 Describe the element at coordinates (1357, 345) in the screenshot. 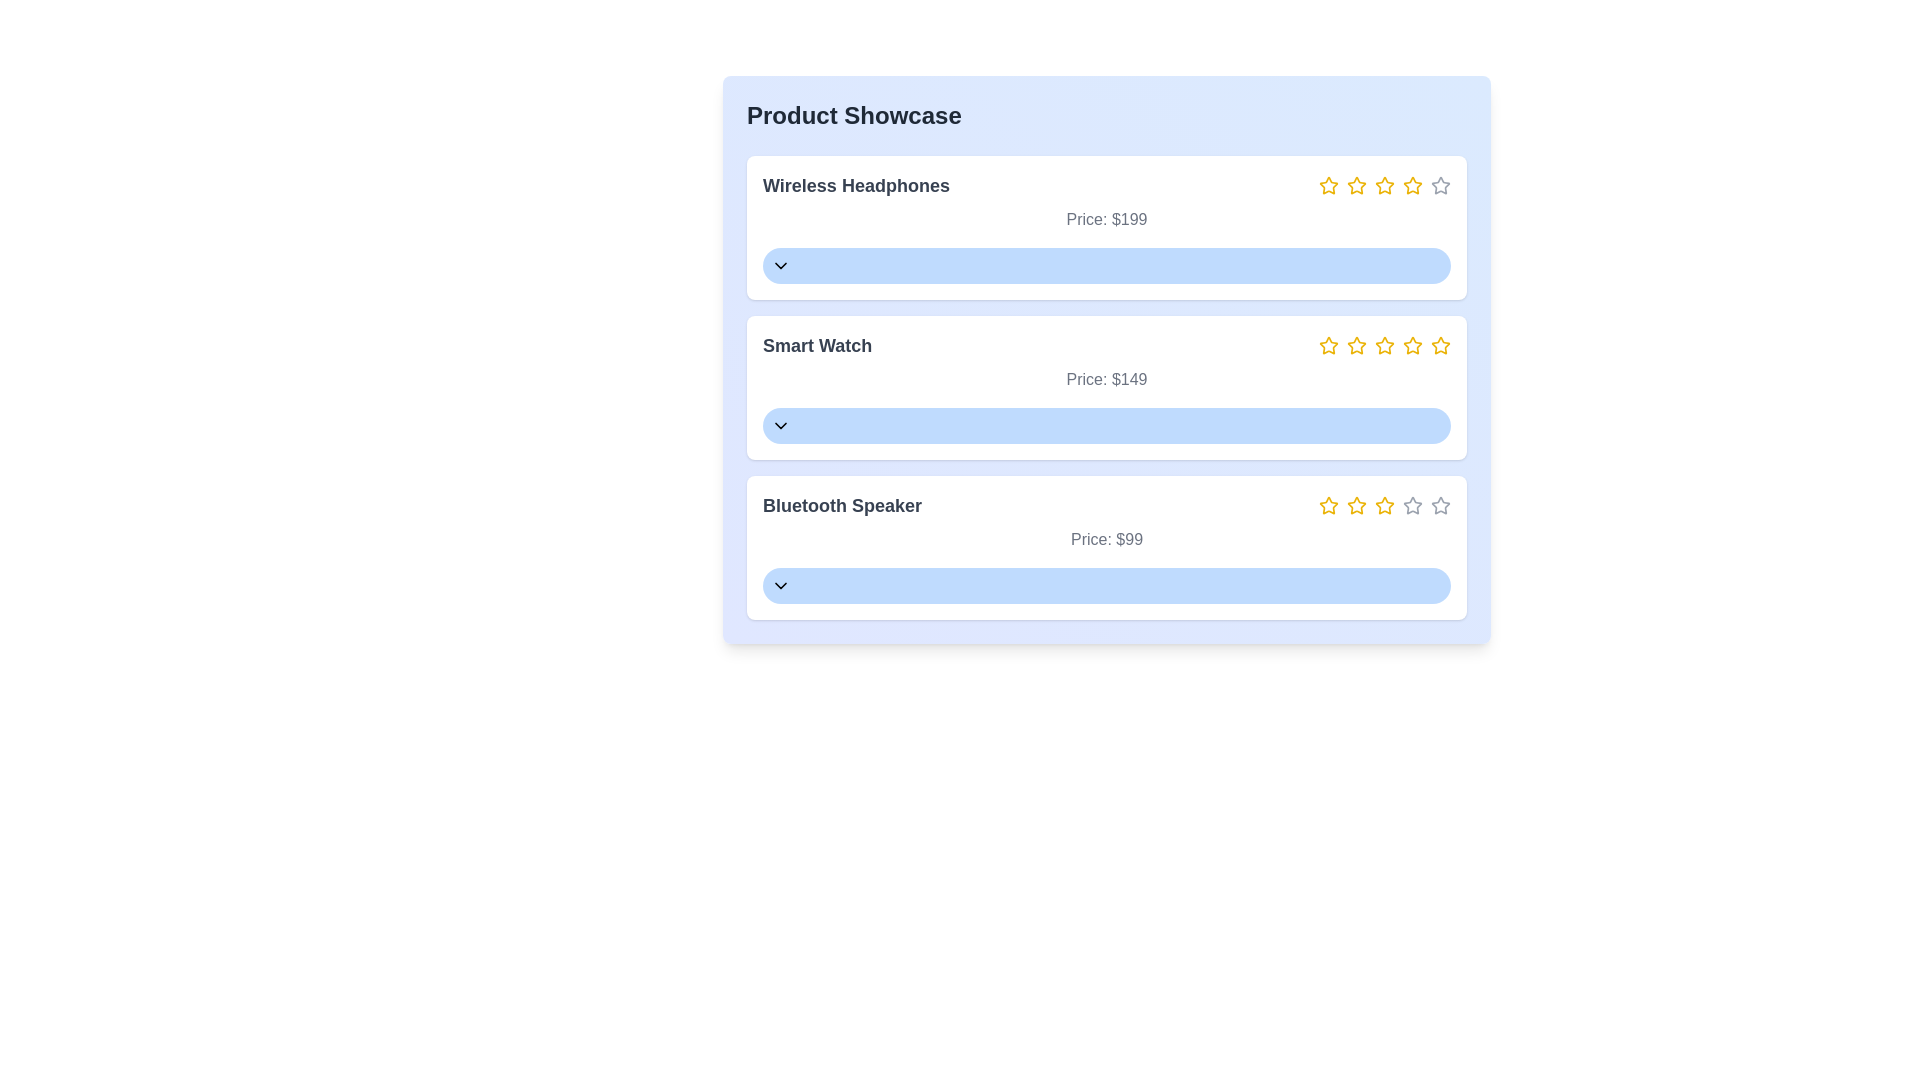

I see `the second yellow star icon in the rating system for the product 'Smart Watch', located next to the text 'Price: $149'` at that location.